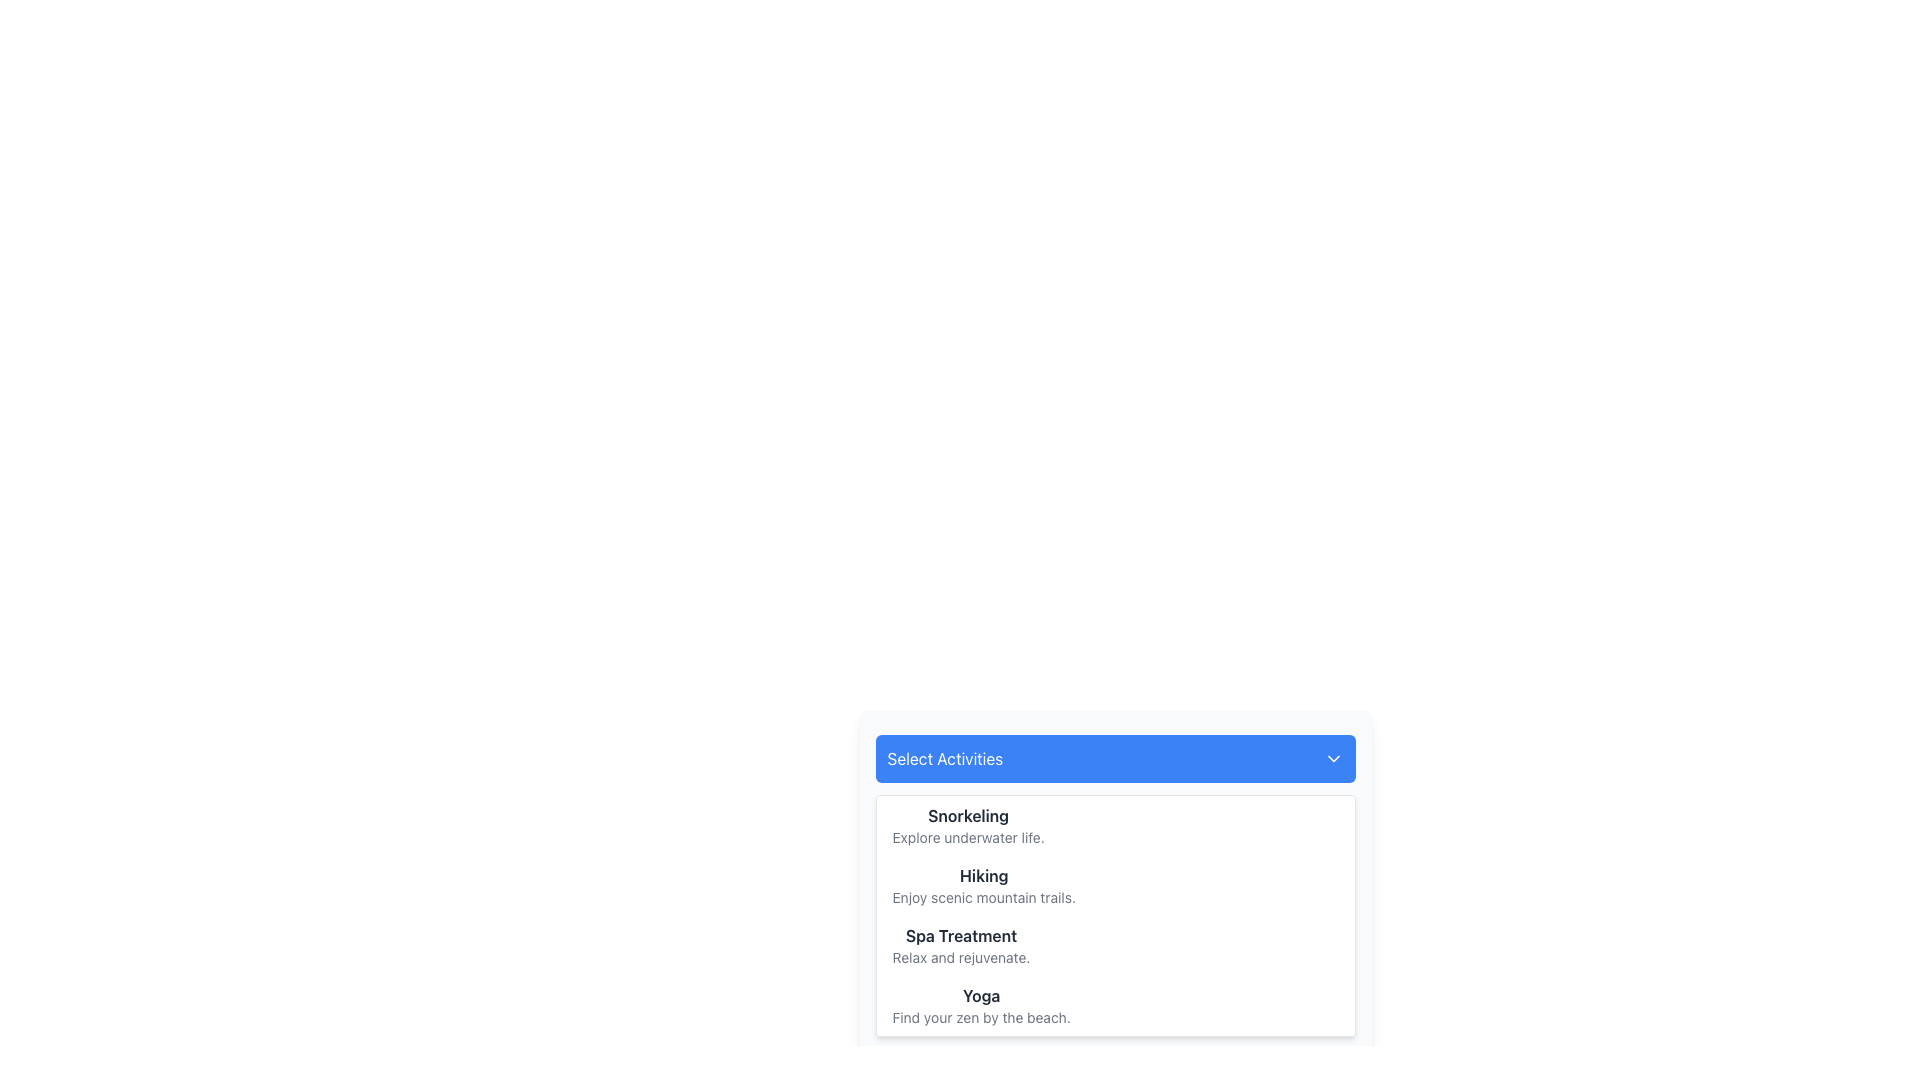 This screenshot has height=1080, width=1920. Describe the element at coordinates (1114, 825) in the screenshot. I see `the first option in the dropdown list labeled 'Snorkeling' located below the title 'Select Activities' with a blue background` at that location.